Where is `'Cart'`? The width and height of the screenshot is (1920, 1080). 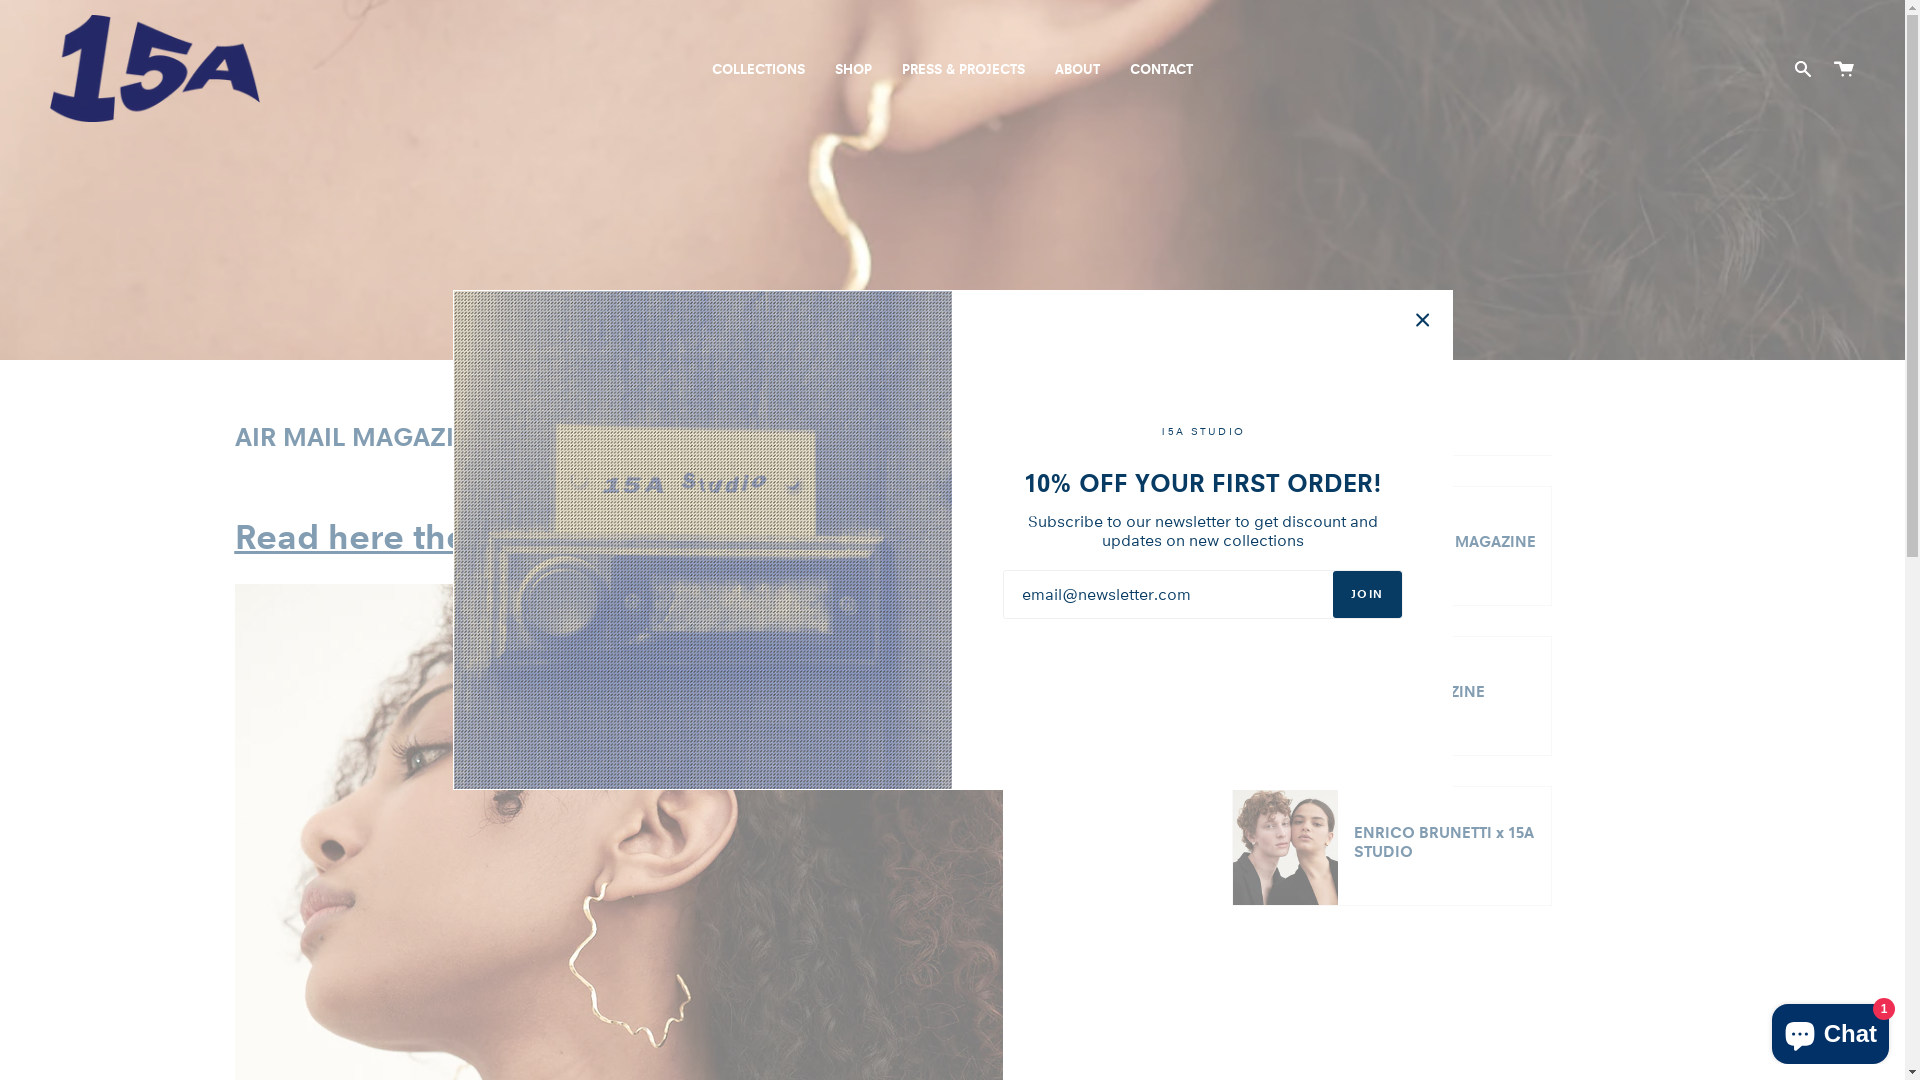
'Cart' is located at coordinates (1842, 67).